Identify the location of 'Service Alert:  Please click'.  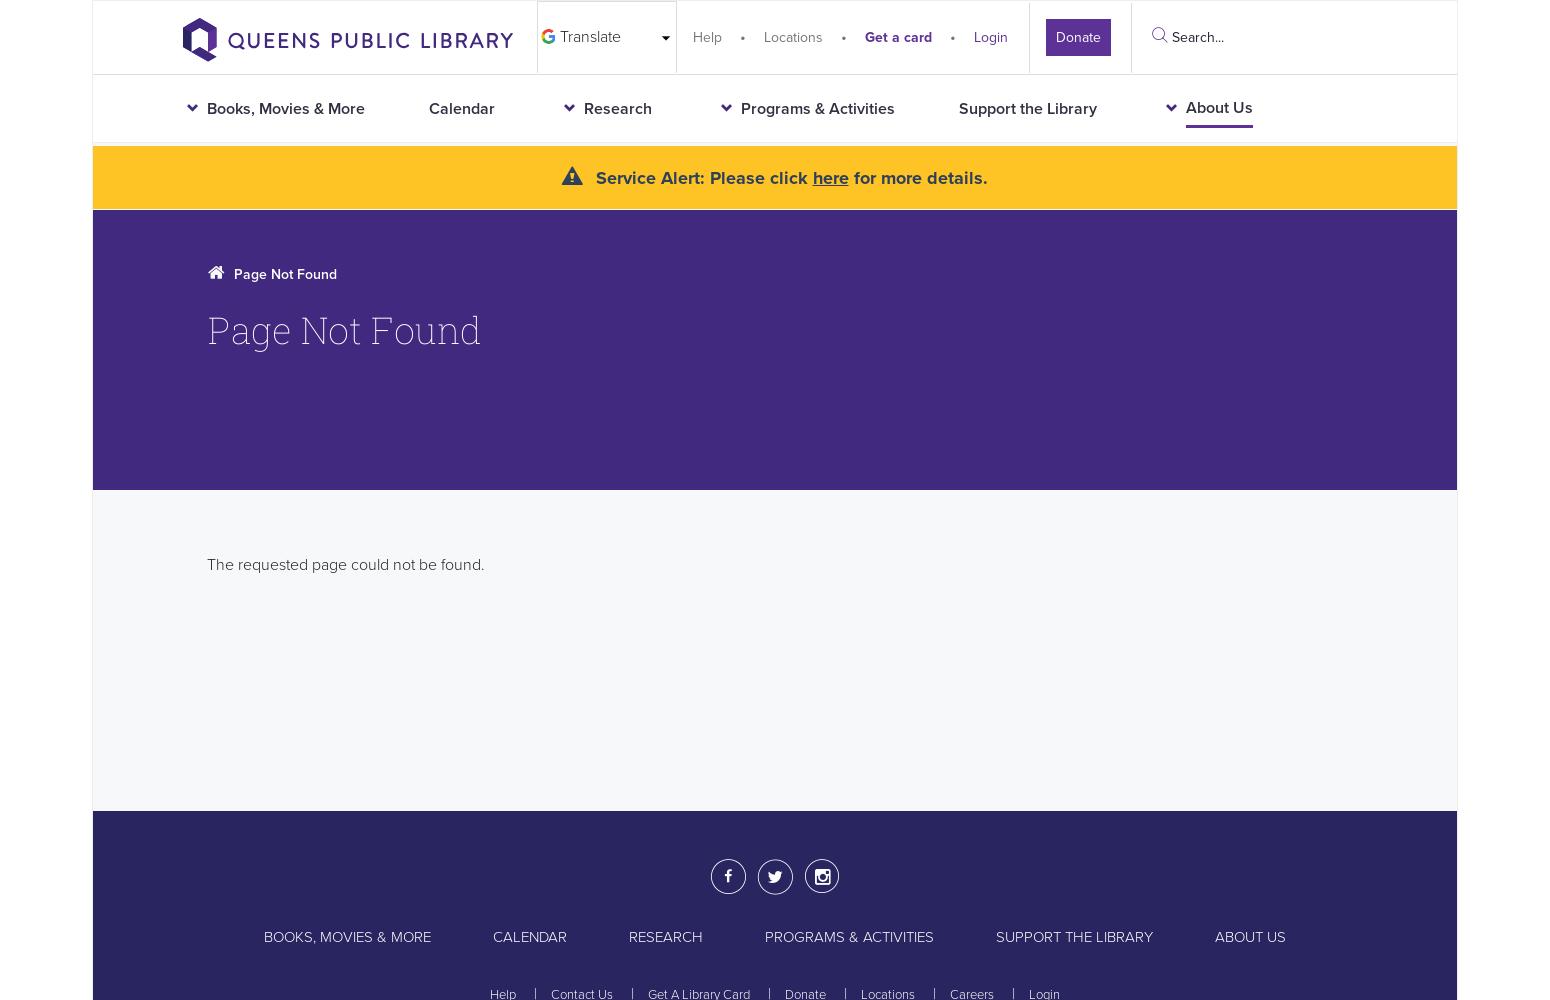
(701, 178).